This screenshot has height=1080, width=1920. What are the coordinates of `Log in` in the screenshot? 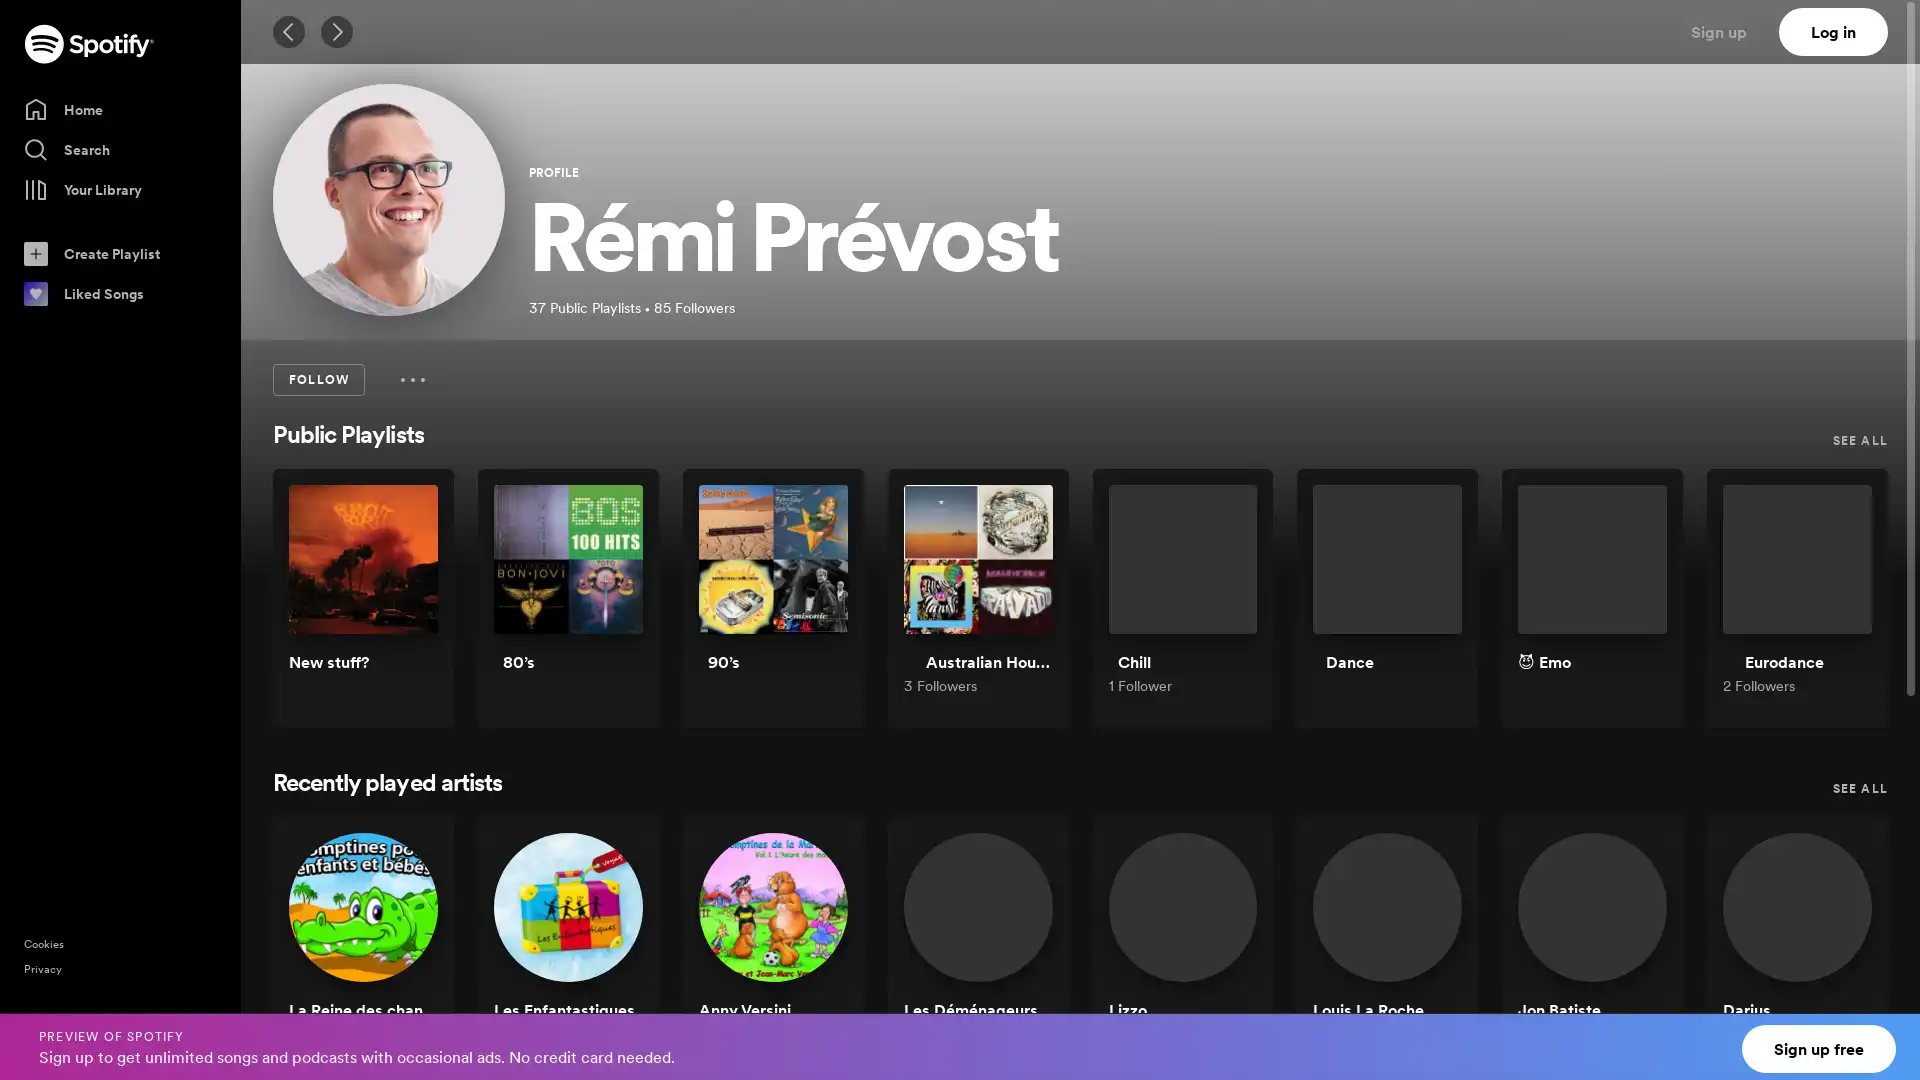 It's located at (1833, 31).